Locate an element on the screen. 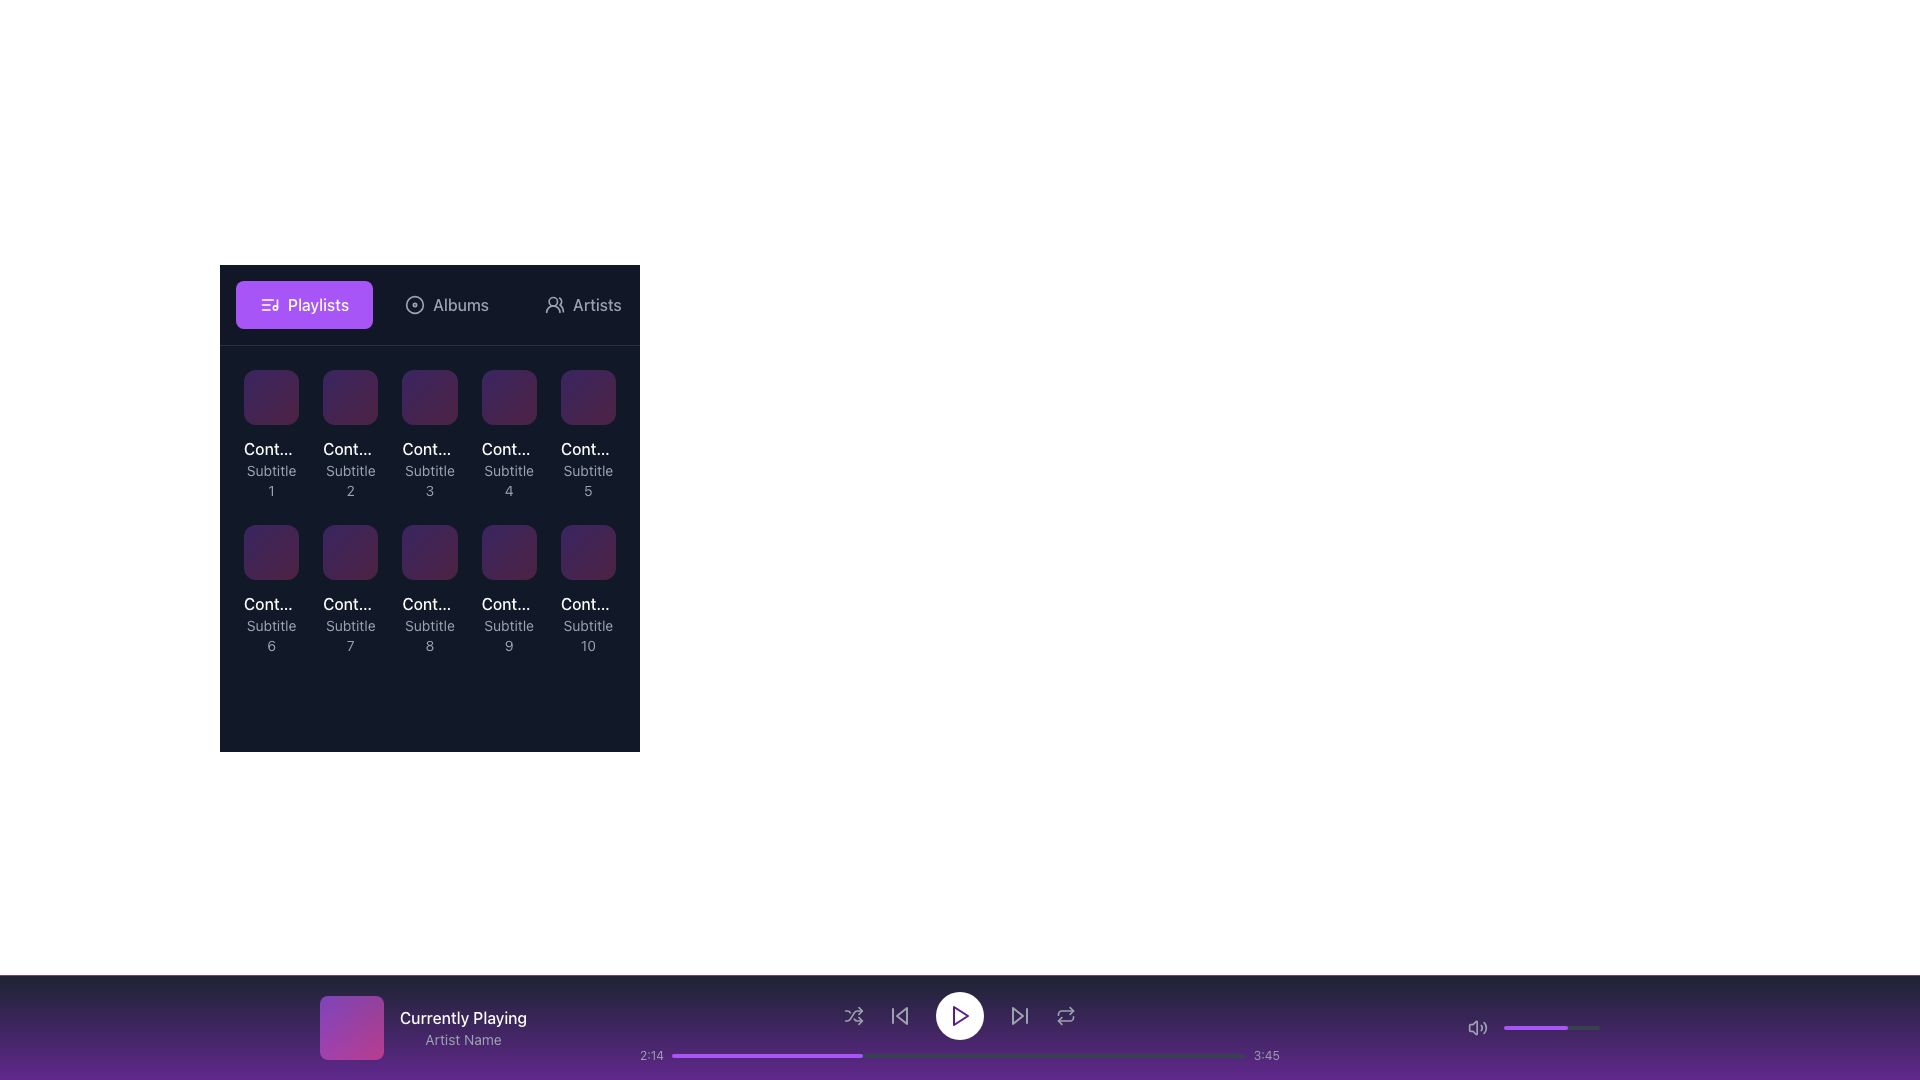  the circular icon resembling a disc with a thin white stroke, located inside the 'Albums' section, to the left of the text 'Albums', aligned with the top navigation bar, between 'Playlists' and 'Artists' is located at coordinates (414, 304).